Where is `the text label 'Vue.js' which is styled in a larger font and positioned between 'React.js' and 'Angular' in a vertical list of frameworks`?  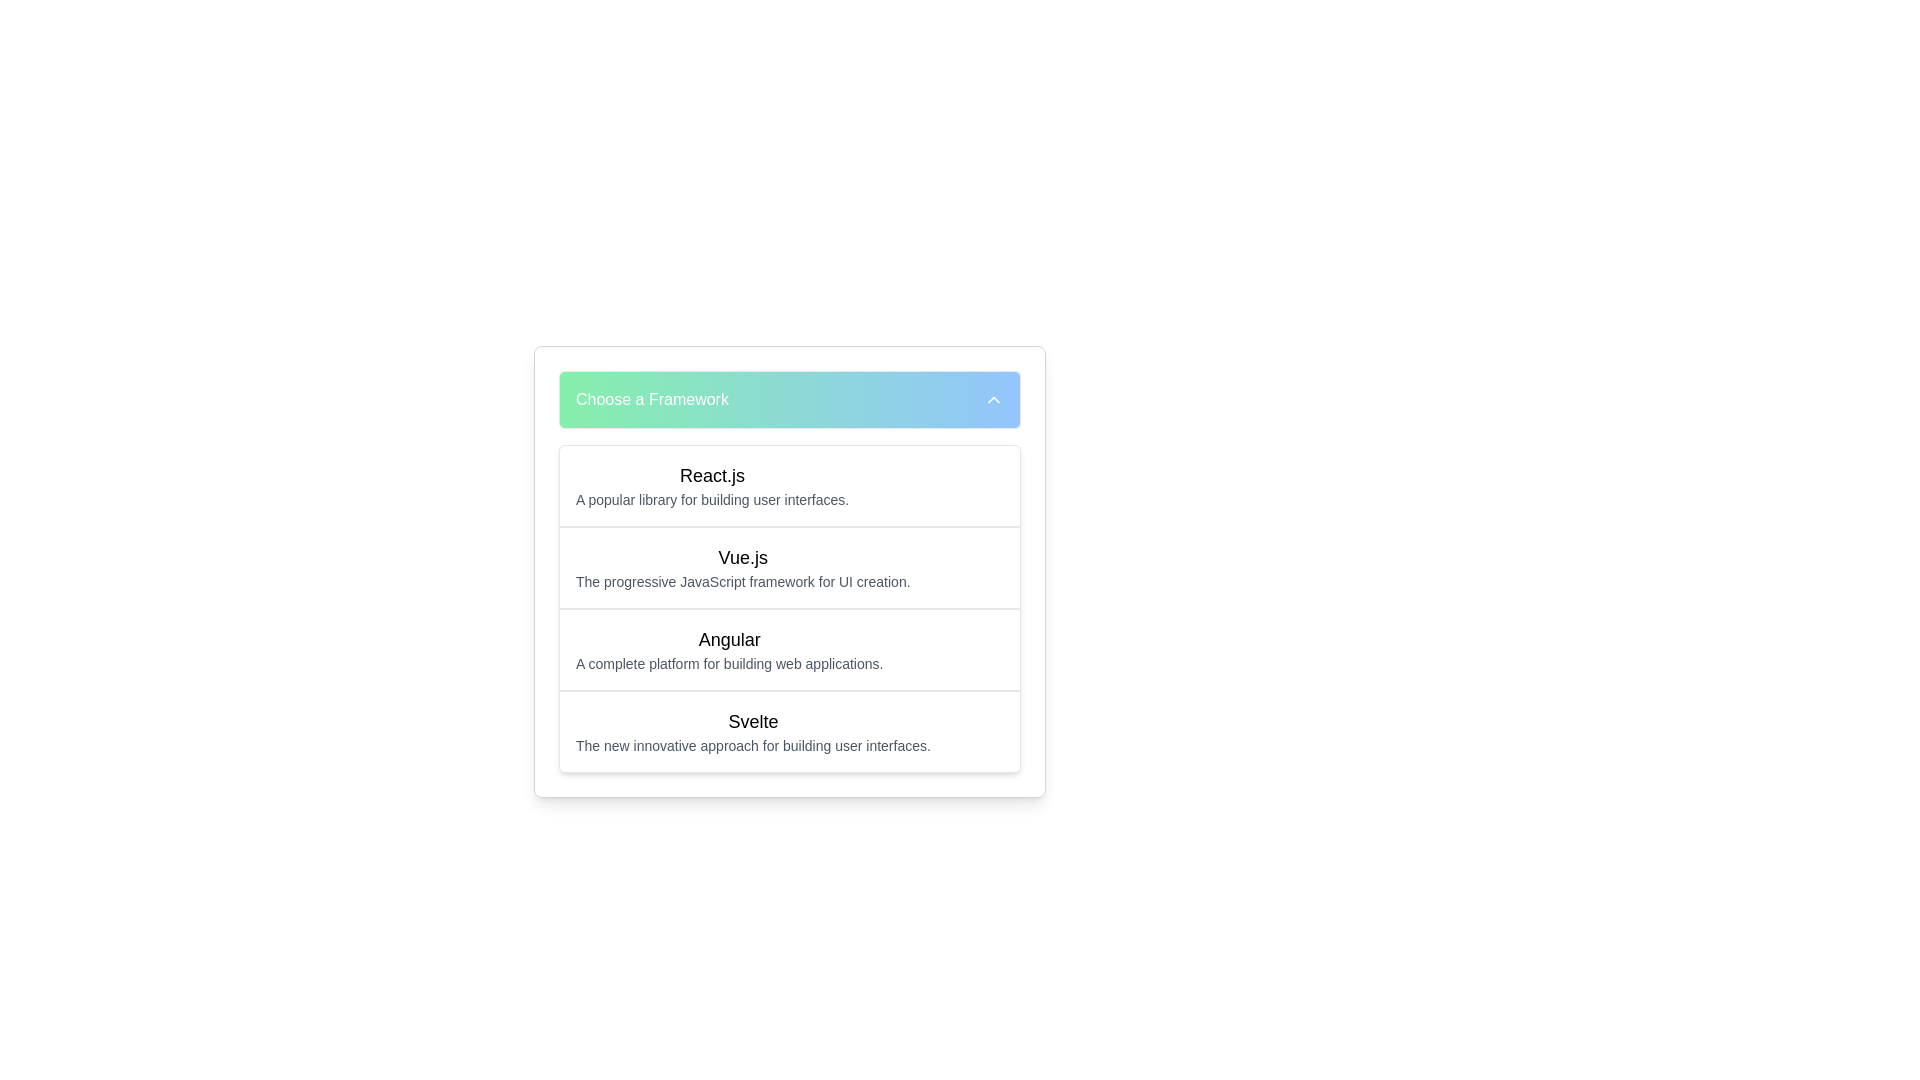
the text label 'Vue.js' which is styled in a larger font and positioned between 'React.js' and 'Angular' in a vertical list of frameworks is located at coordinates (742, 558).